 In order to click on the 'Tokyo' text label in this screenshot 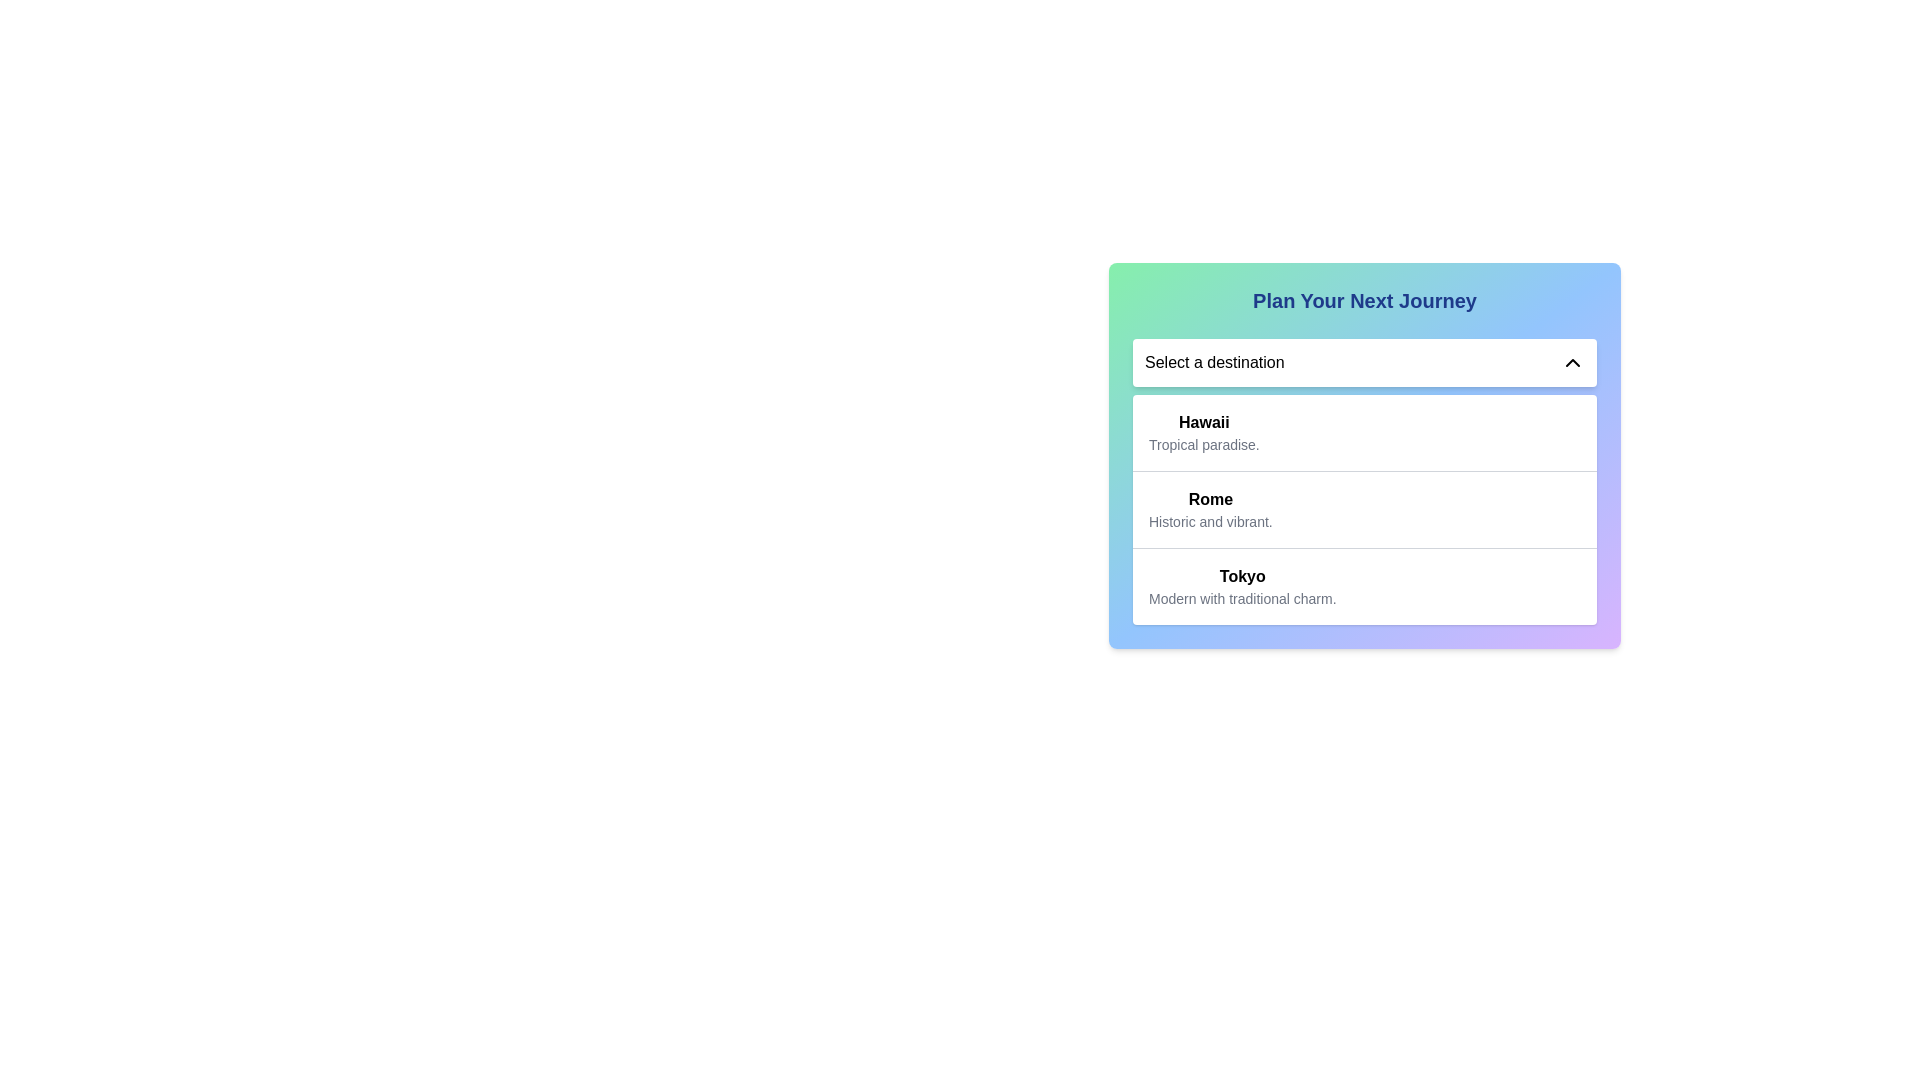, I will do `click(1241, 577)`.